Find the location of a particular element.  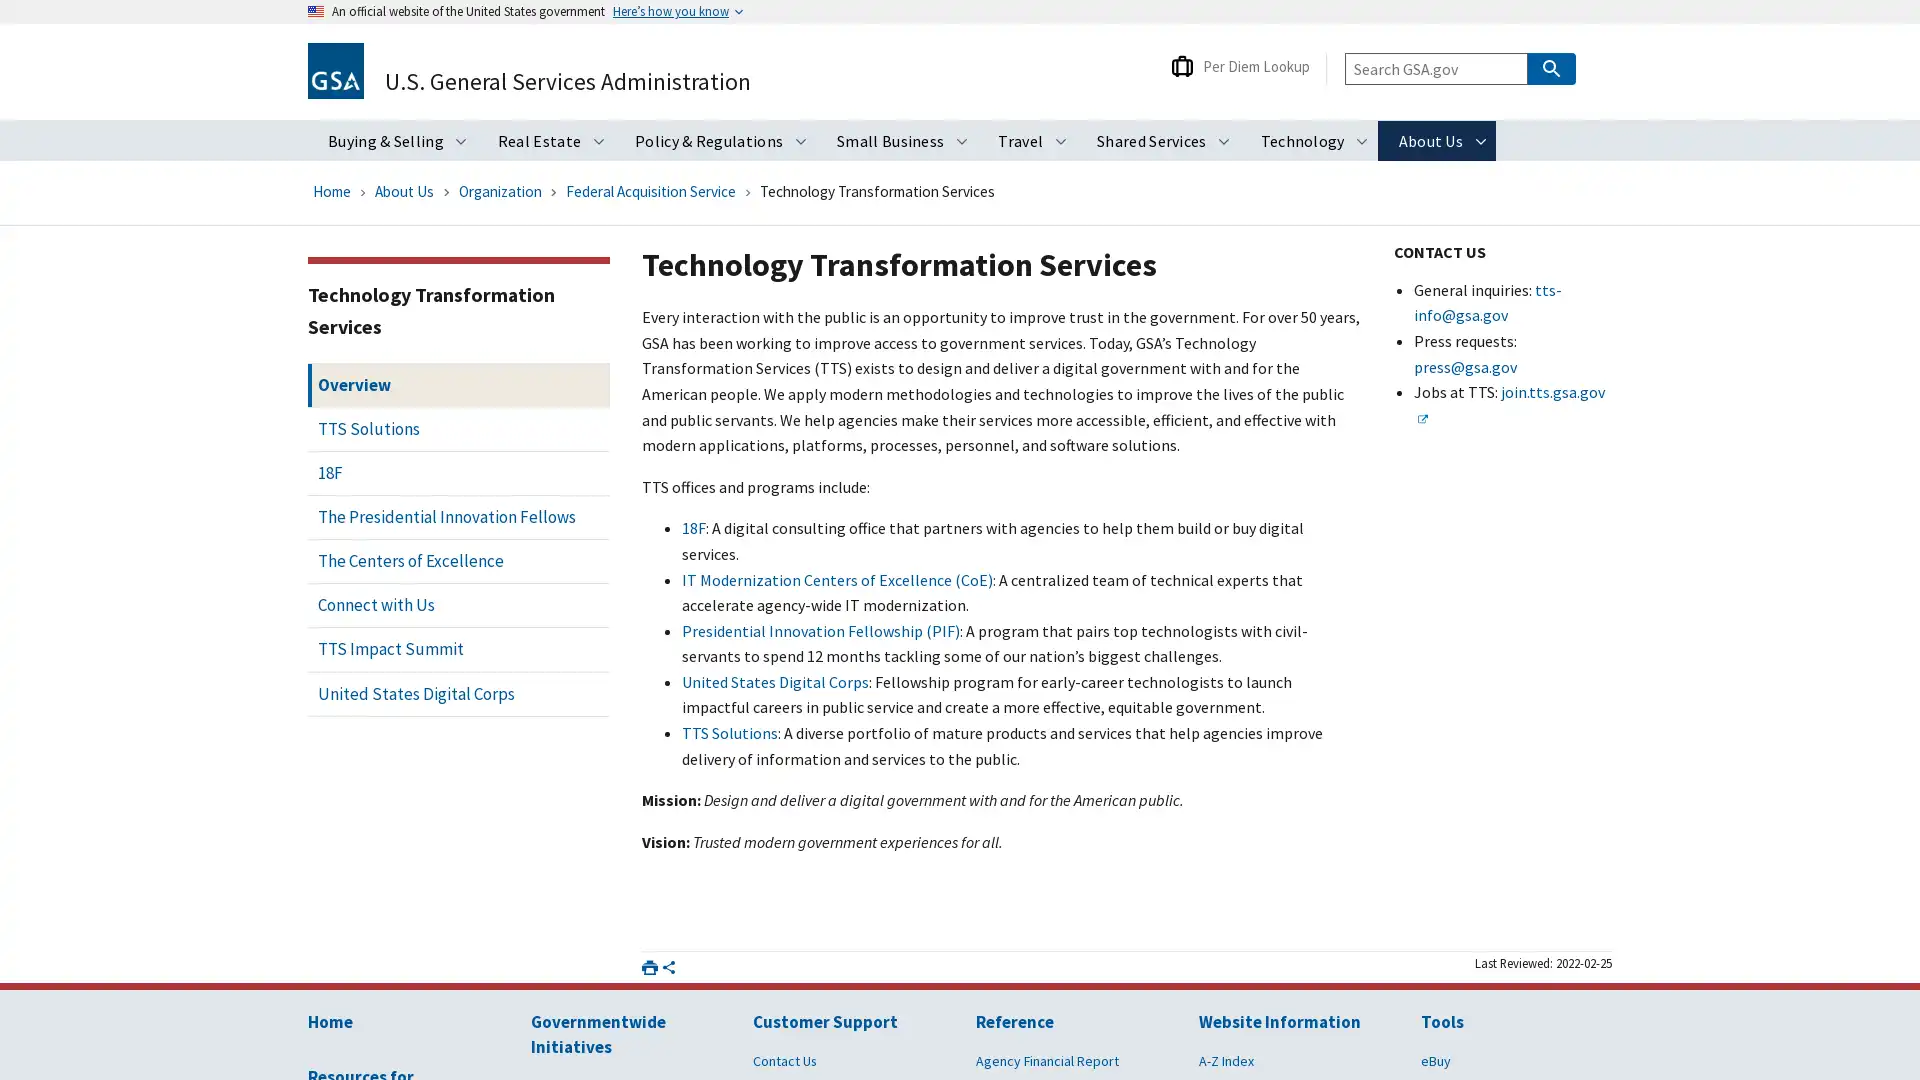

Search is located at coordinates (1550, 68).